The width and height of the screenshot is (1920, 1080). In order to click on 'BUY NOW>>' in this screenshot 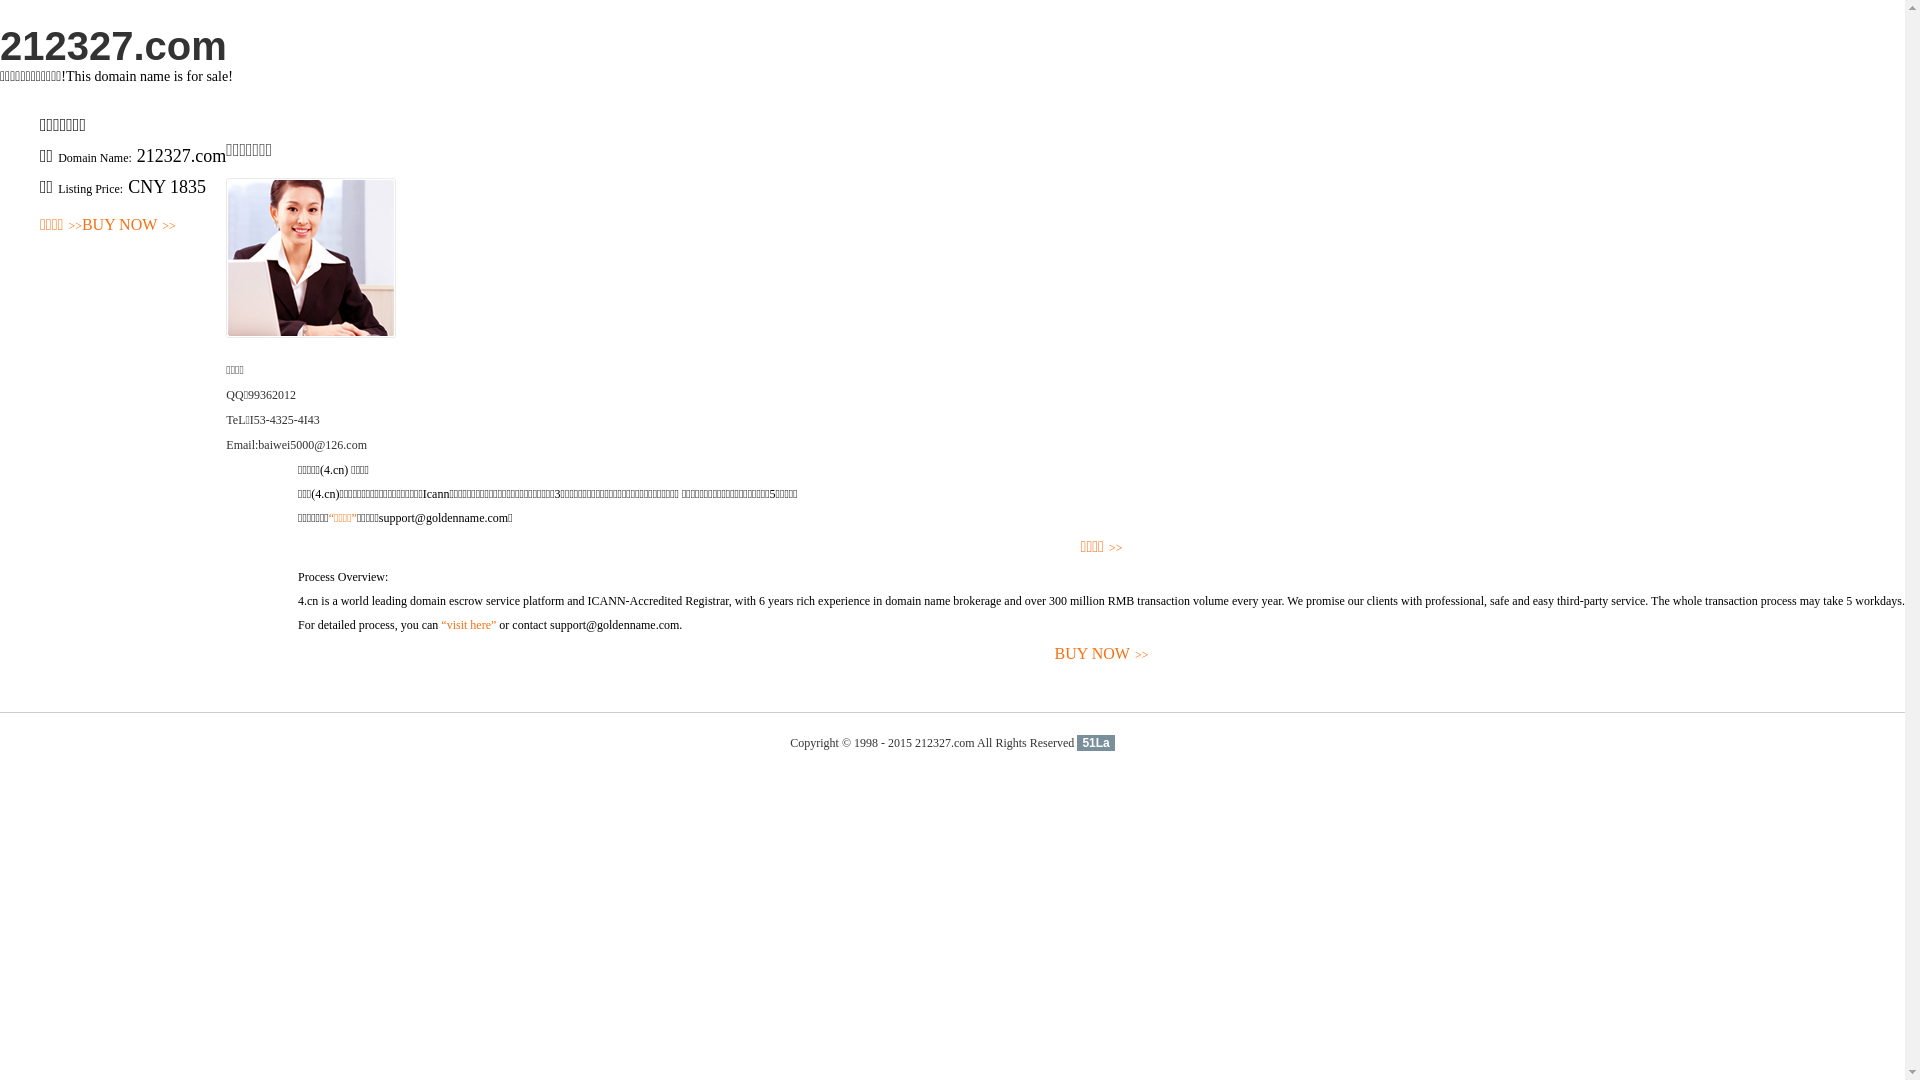, I will do `click(80, 225)`.